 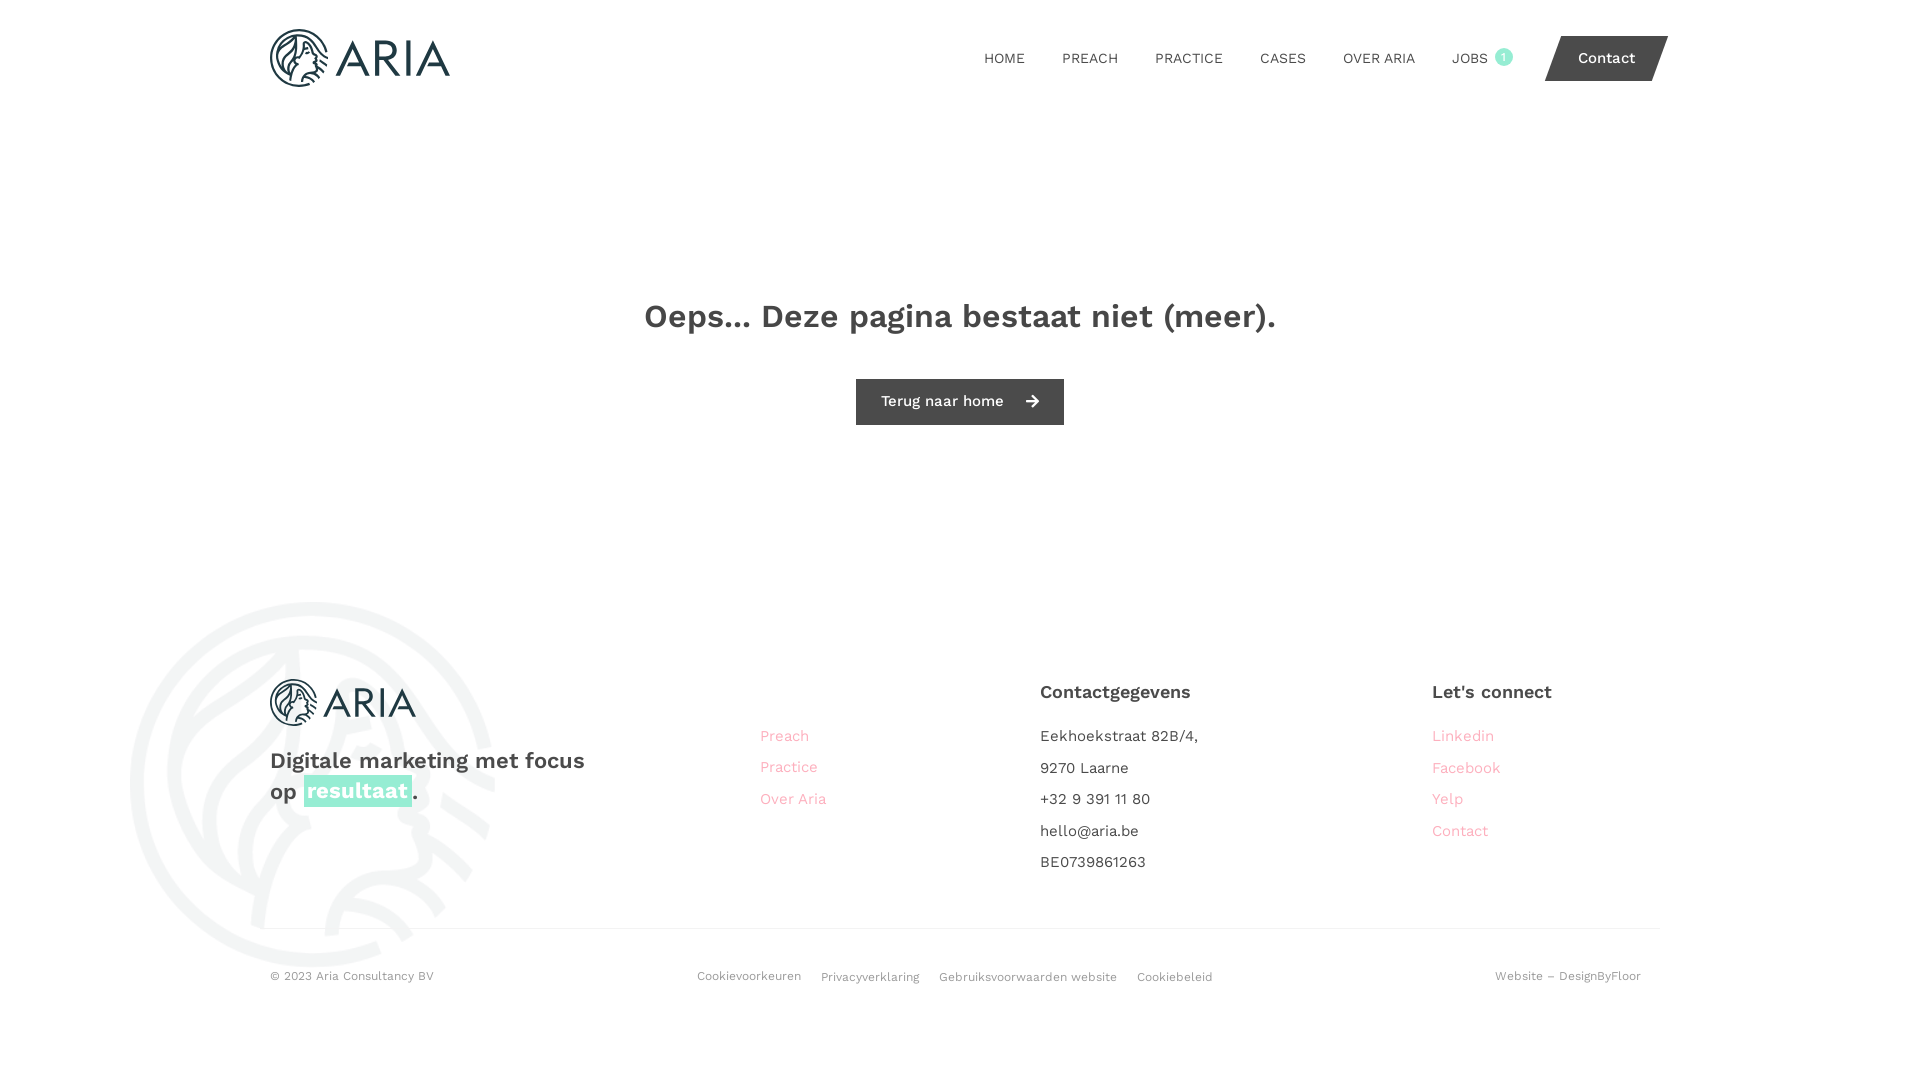 I want to click on 'PREACH', so click(x=1060, y=56).